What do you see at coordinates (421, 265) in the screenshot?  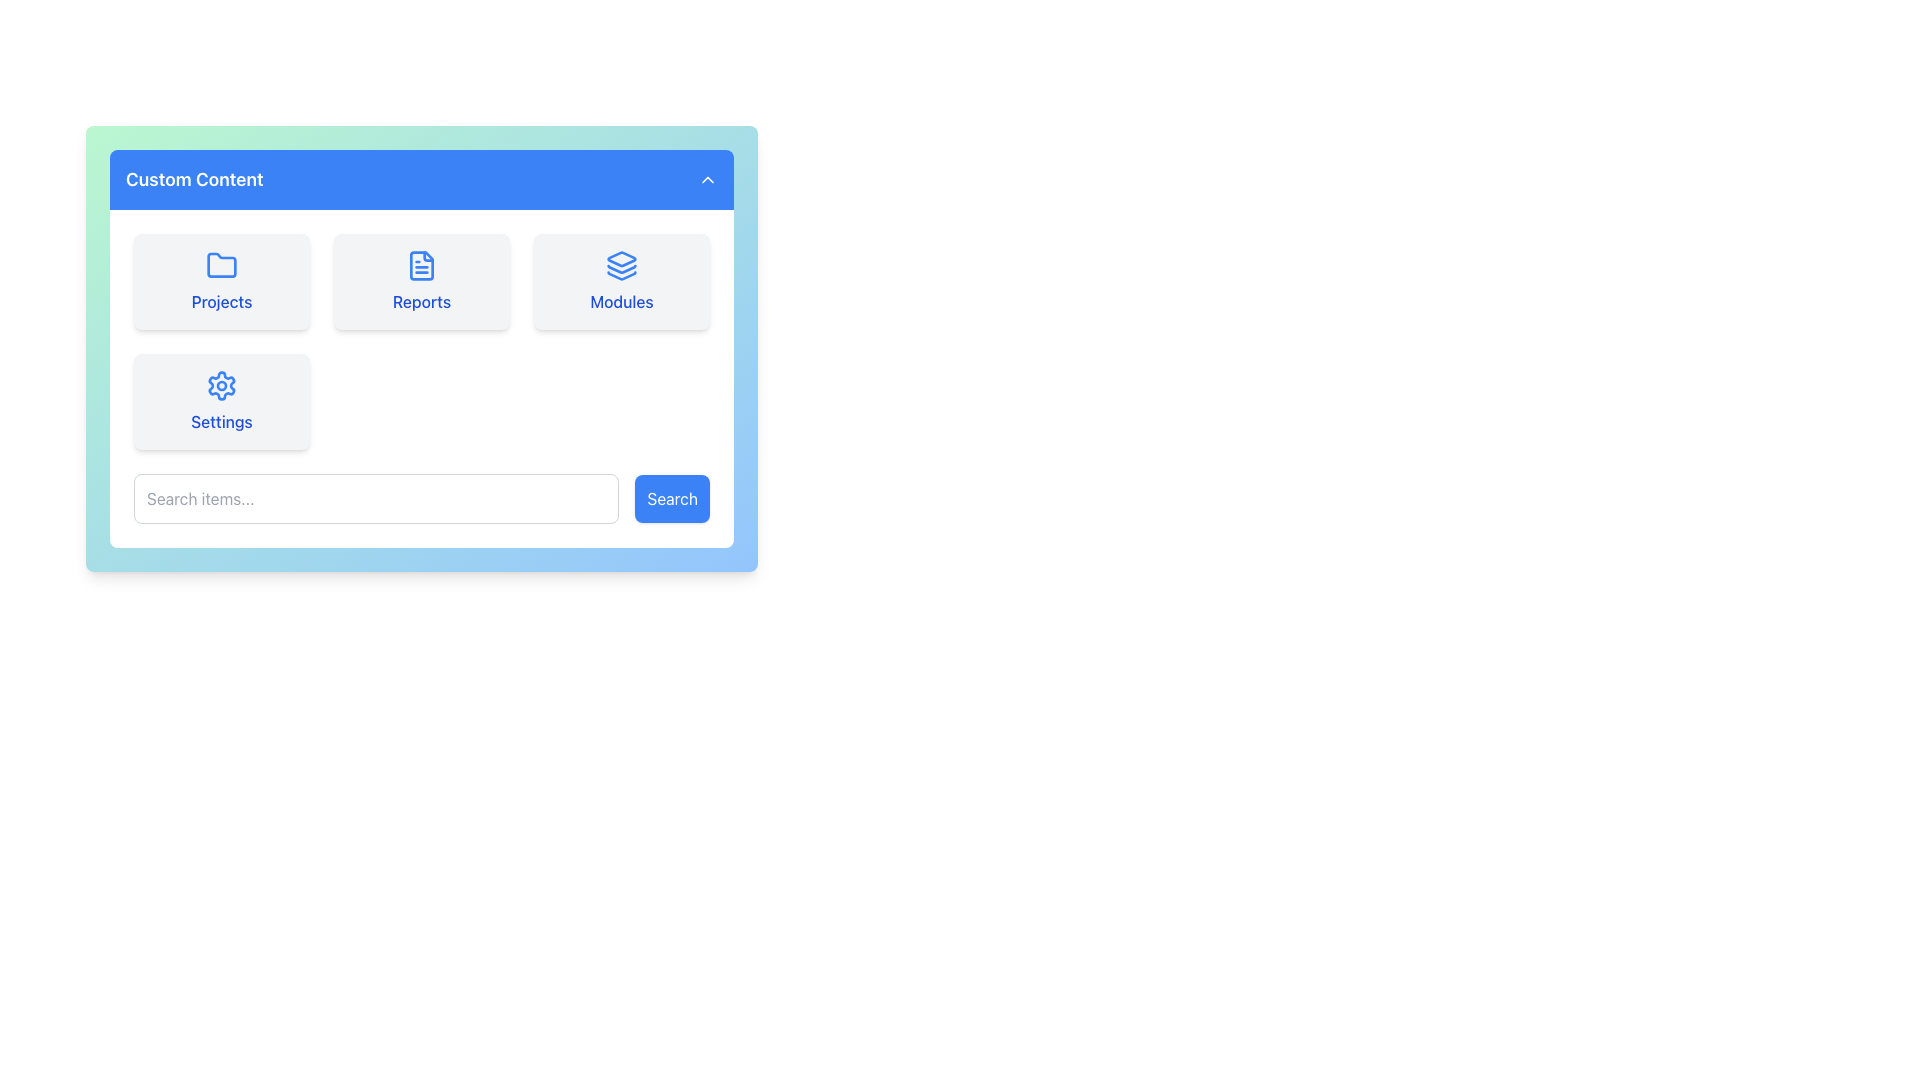 I see `the 'Reports' icon located in the second tile of the top row of the tile grid within the main content card` at bounding box center [421, 265].